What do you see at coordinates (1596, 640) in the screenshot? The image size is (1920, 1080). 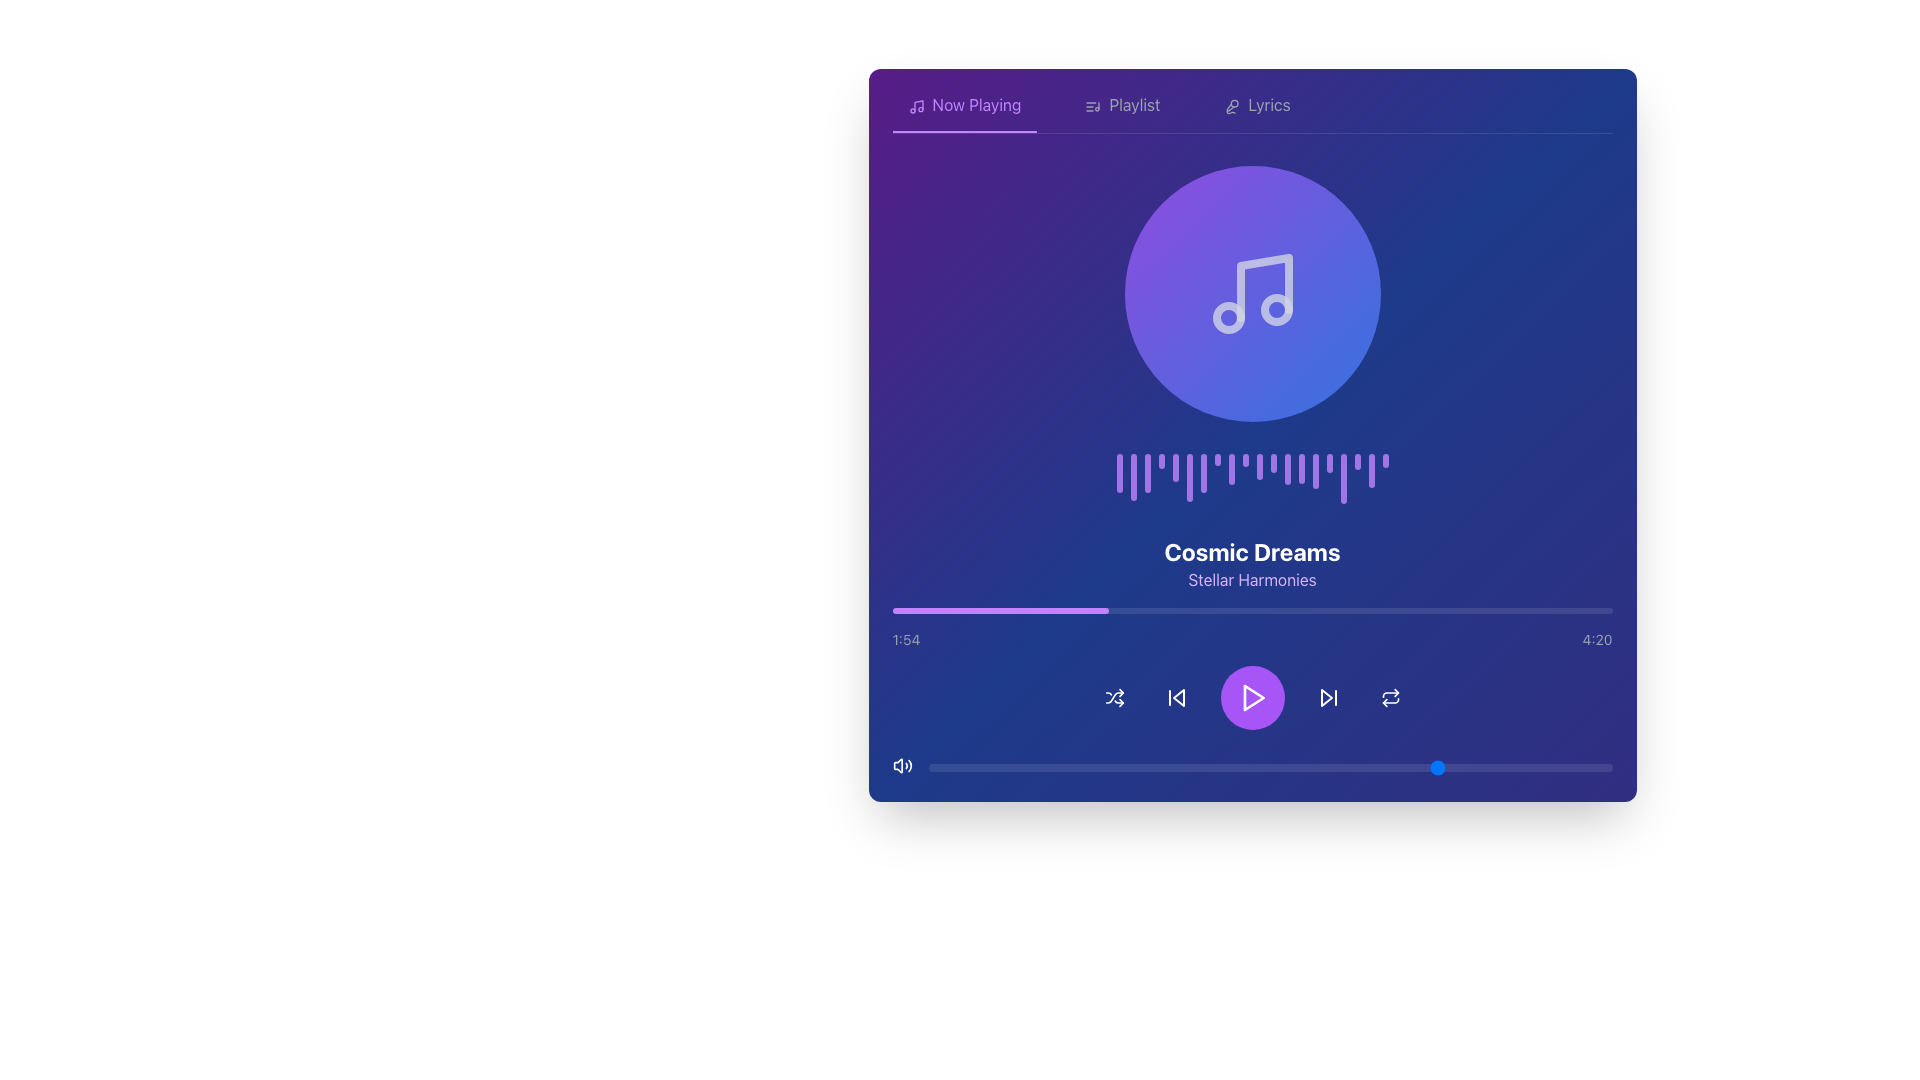 I see `the text label displaying the duration '4:20', which is styled in a small, gray-colored font, located at the bottom-right of the user interface` at bounding box center [1596, 640].